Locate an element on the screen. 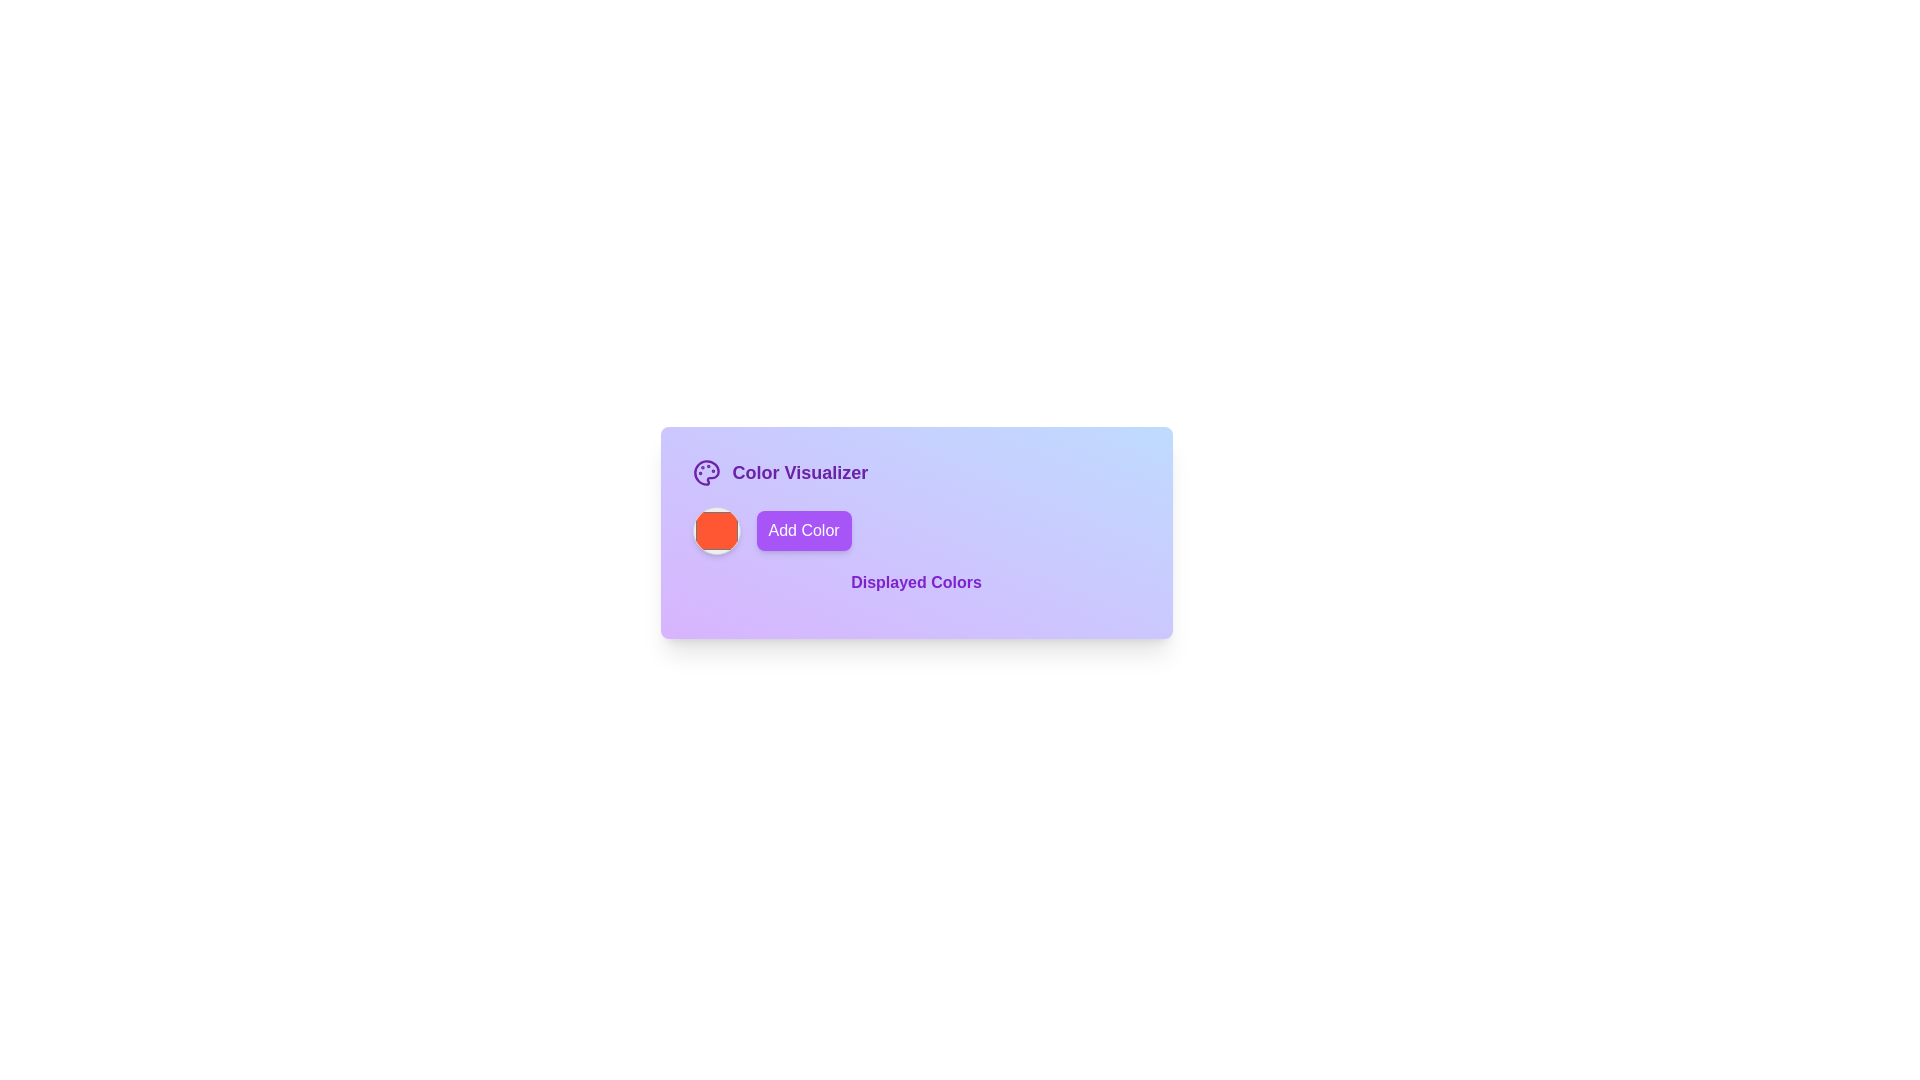  the Text Label that serves as a heading within the 'Color Visualizer' panel, positioned below the 'Add Color' button and above the color display grid is located at coordinates (915, 582).